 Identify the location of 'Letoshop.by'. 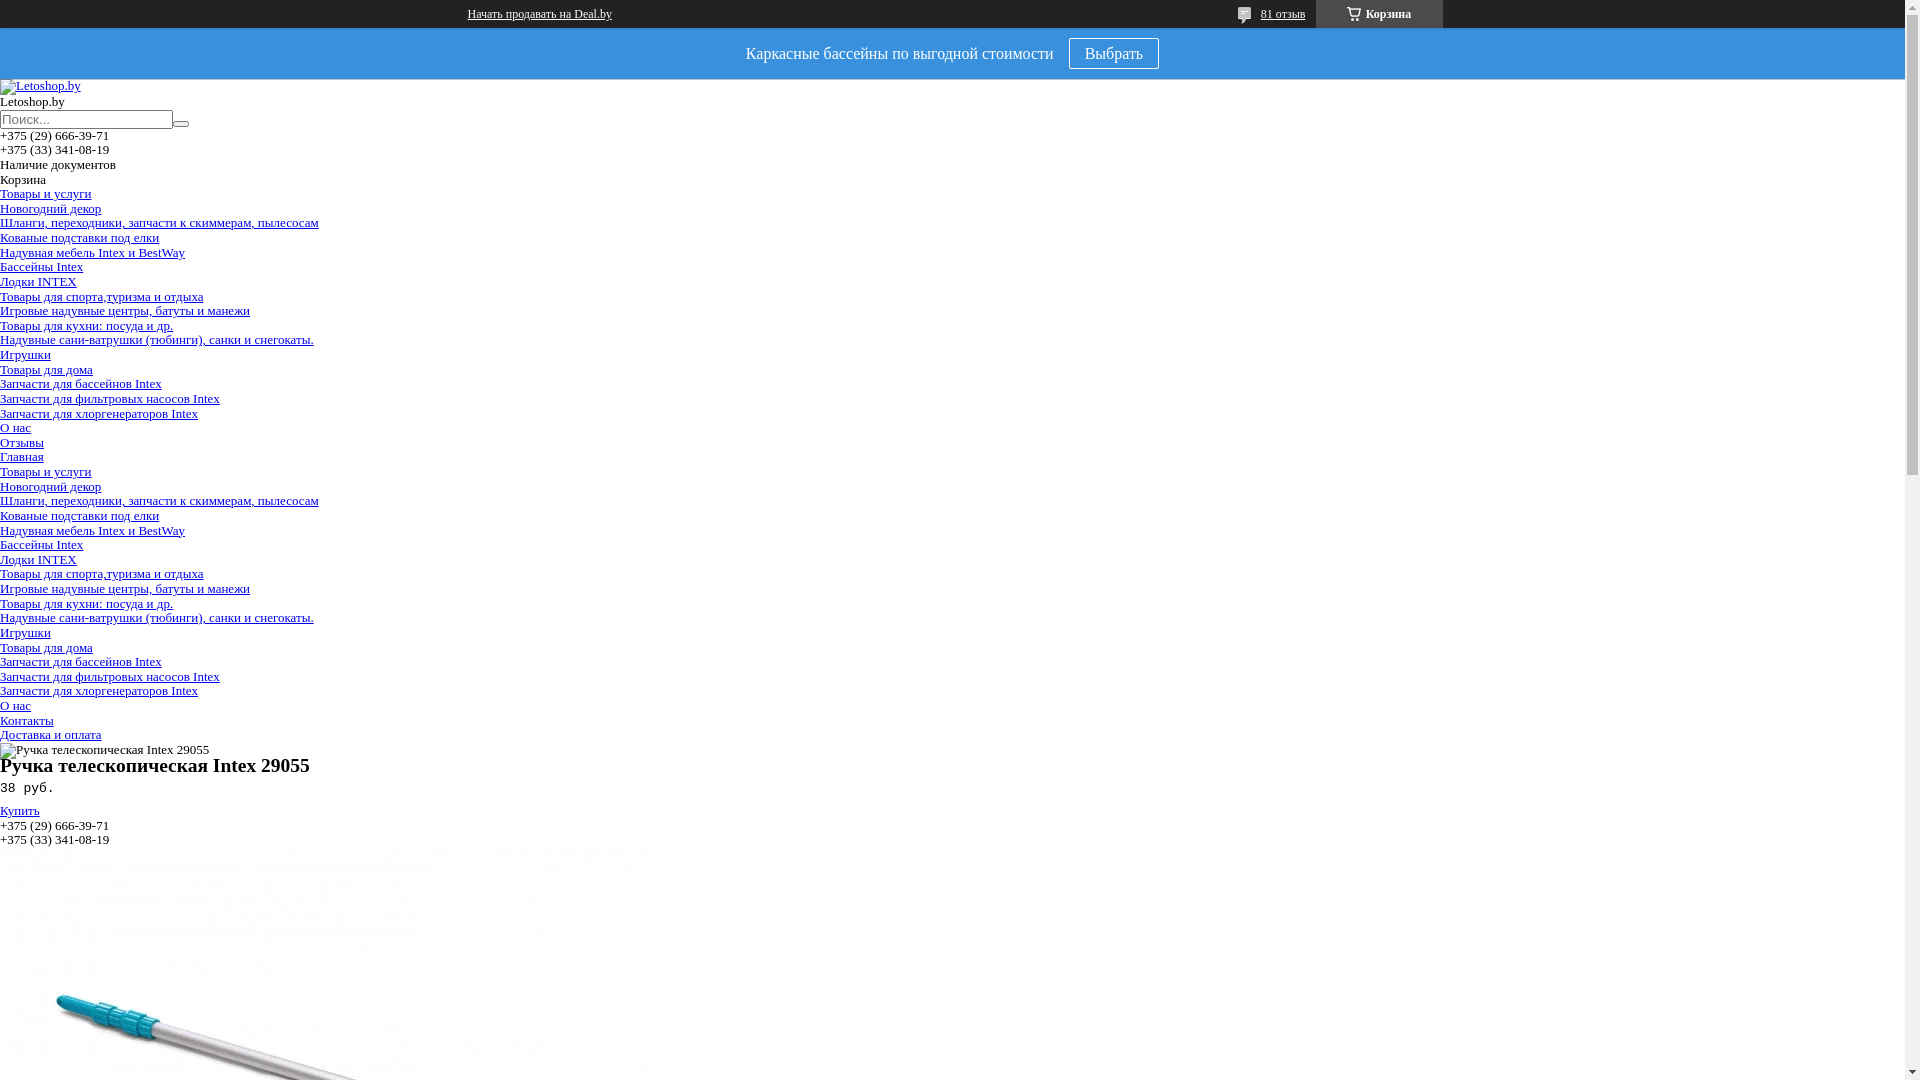
(40, 84).